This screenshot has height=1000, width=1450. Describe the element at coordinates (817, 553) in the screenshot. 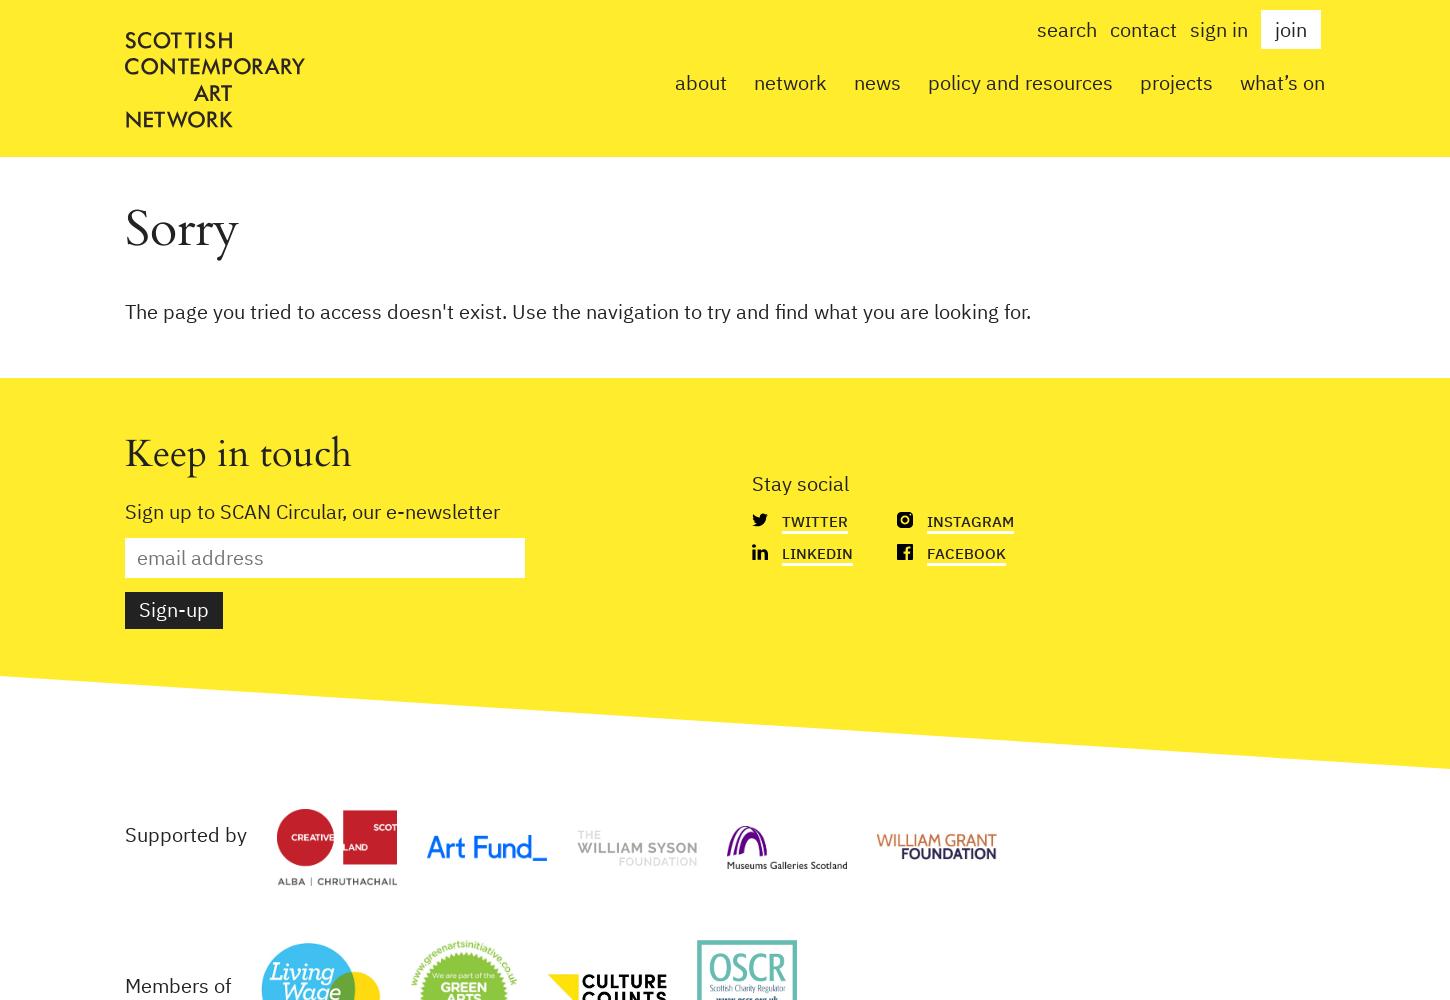

I see `'Linkedin'` at that location.